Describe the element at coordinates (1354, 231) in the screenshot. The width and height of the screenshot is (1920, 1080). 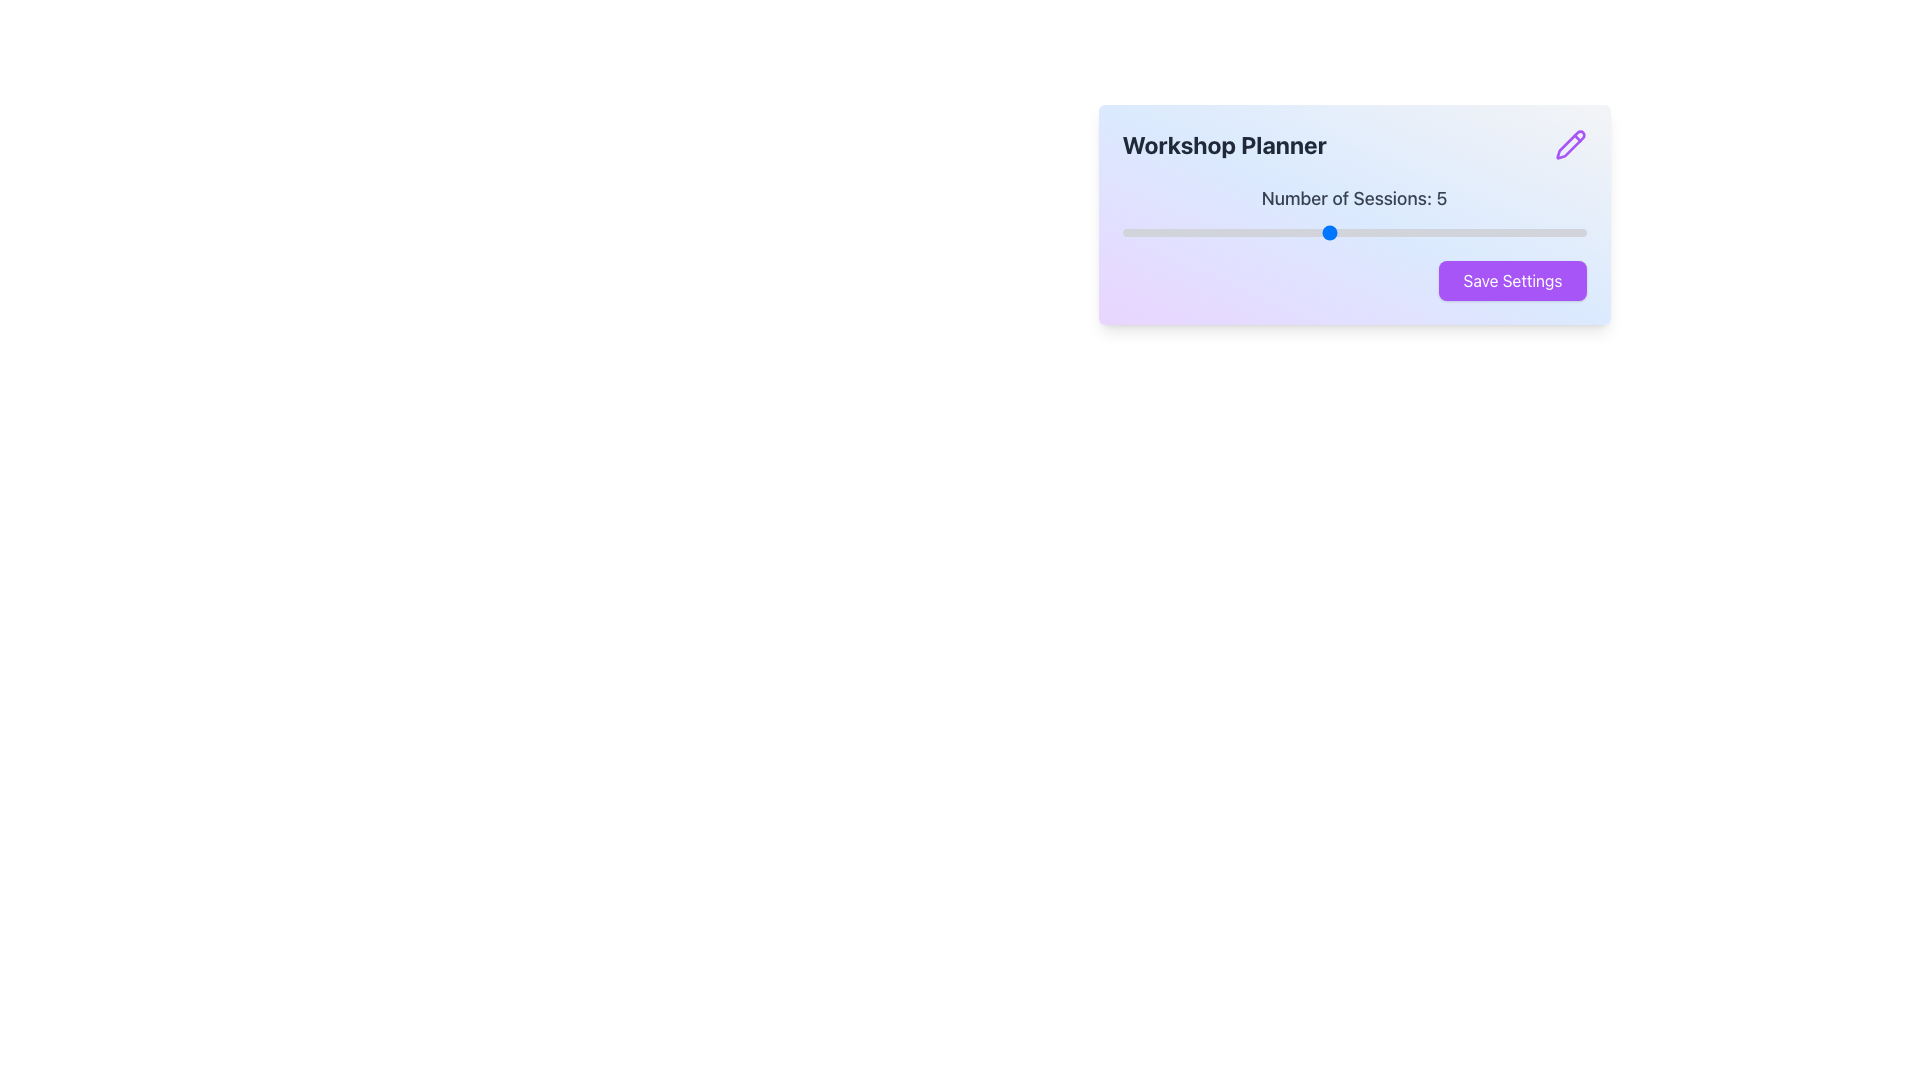
I see `the blue circular thumb of the horizontal slider, which is located below the text 'Number of Sessions: 5'` at that location.